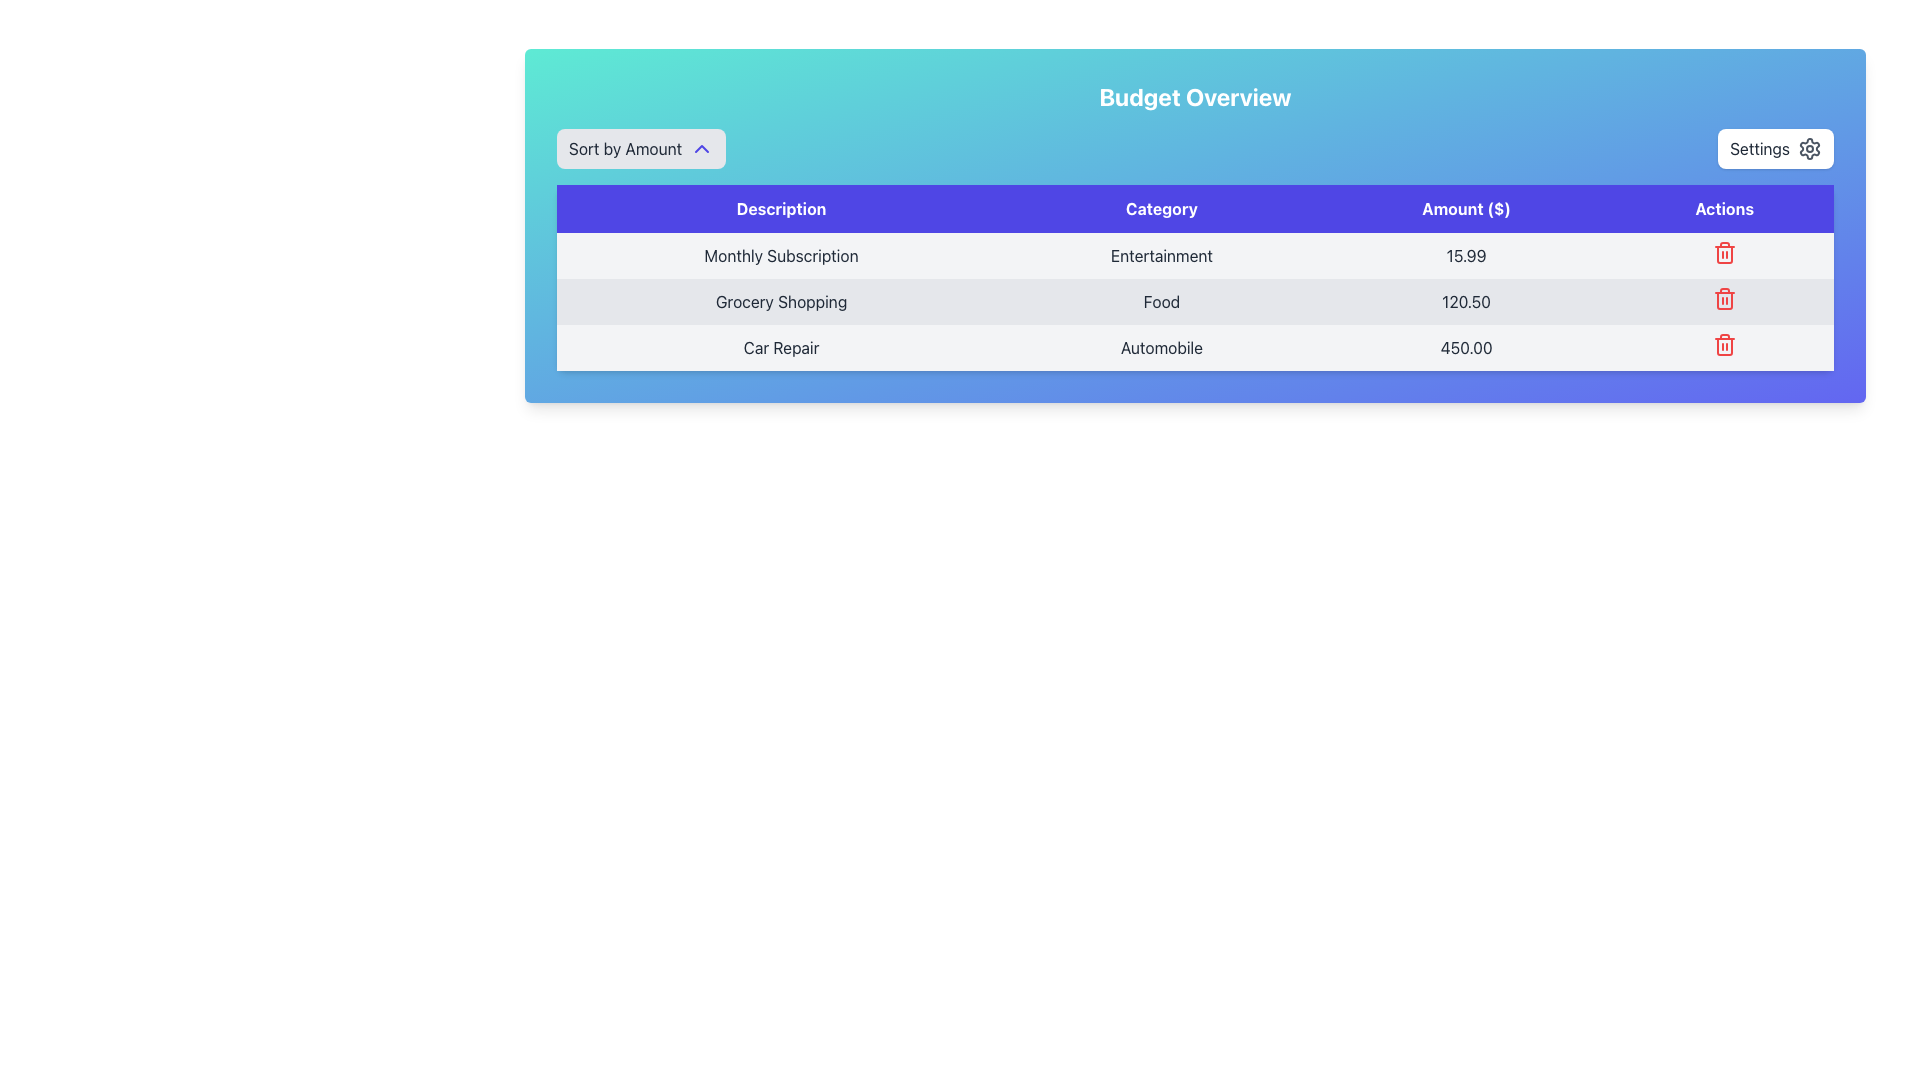 The image size is (1920, 1080). What do you see at coordinates (1161, 301) in the screenshot?
I see `the centered black bold text label 'Food' in the second cell under the 'Category' column of the 'Budget Overview' table, which has a light gray background and is located between 'Grocery Shopping' and '120.50'` at bounding box center [1161, 301].